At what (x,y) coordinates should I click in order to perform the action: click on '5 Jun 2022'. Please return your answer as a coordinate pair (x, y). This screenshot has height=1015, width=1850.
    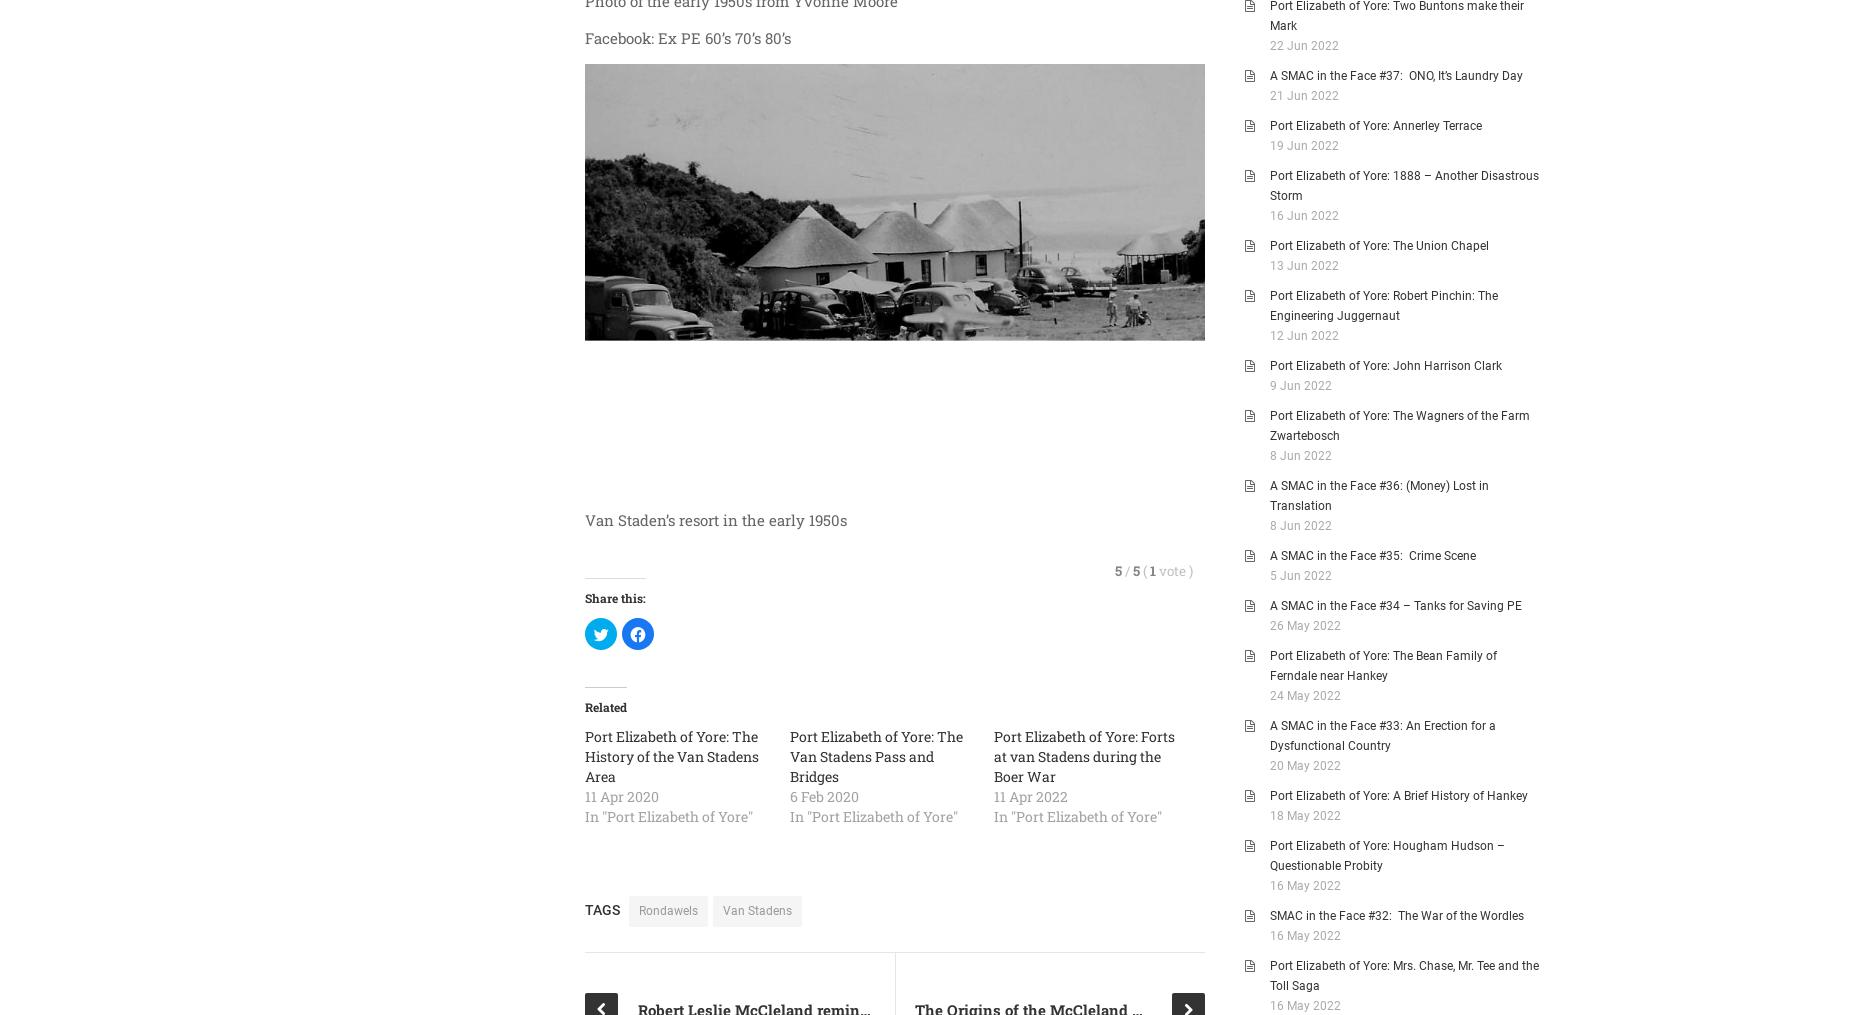
    Looking at the image, I should click on (1299, 576).